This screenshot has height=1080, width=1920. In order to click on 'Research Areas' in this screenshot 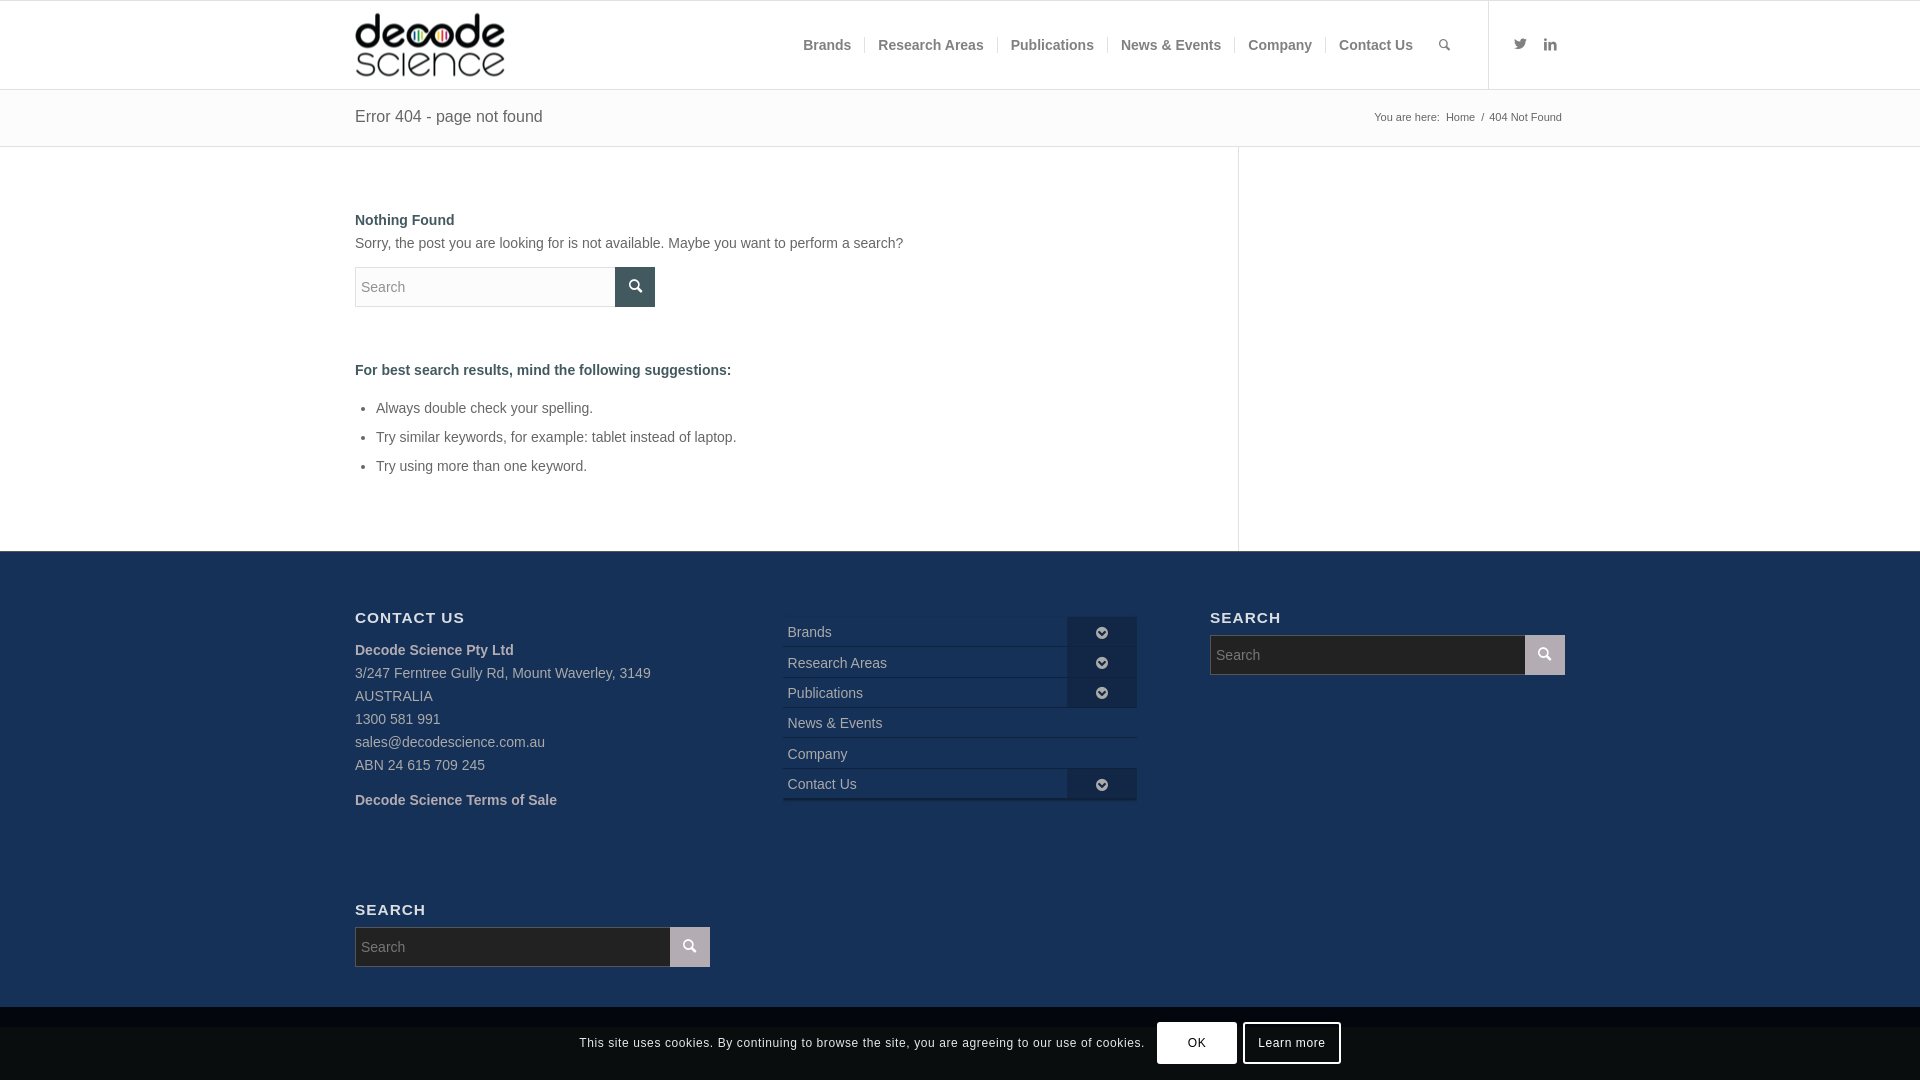, I will do `click(864, 45)`.